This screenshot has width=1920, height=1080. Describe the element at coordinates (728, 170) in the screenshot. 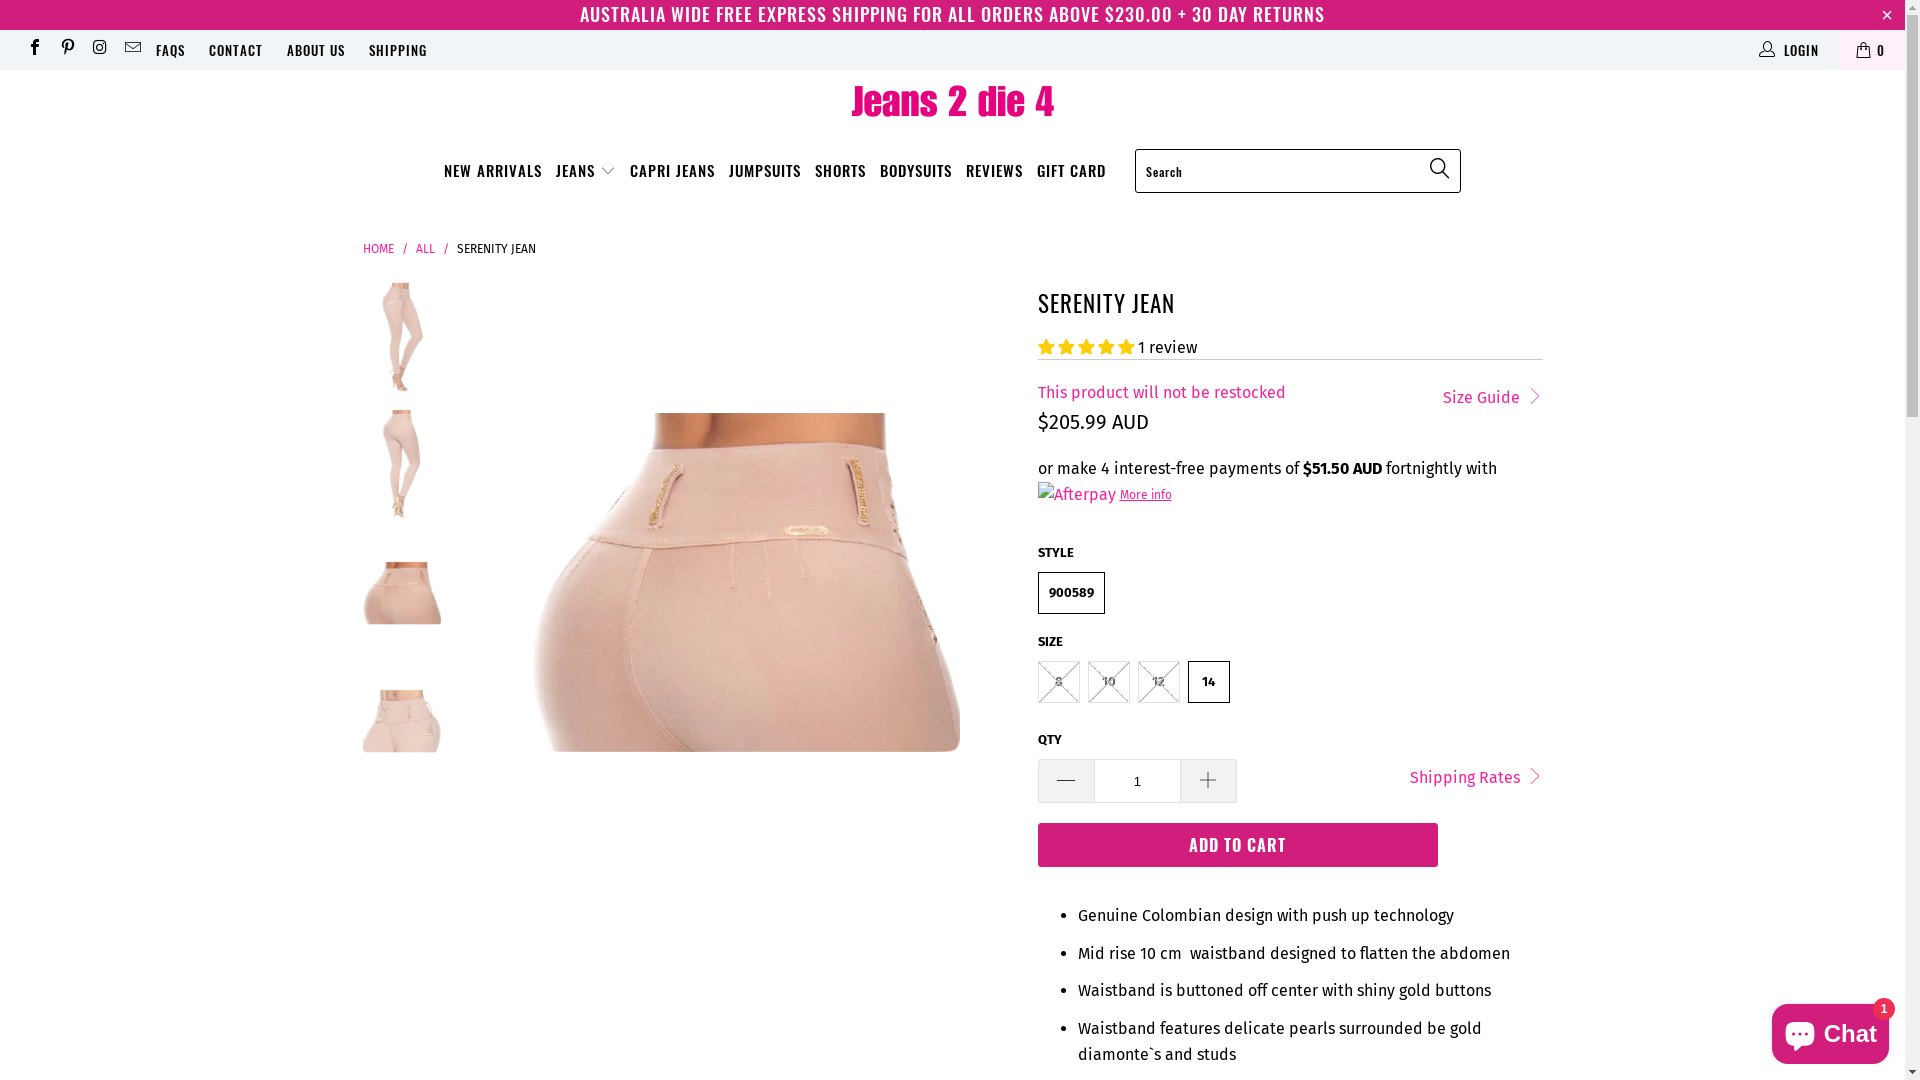

I see `'JUMPSUITS'` at that location.